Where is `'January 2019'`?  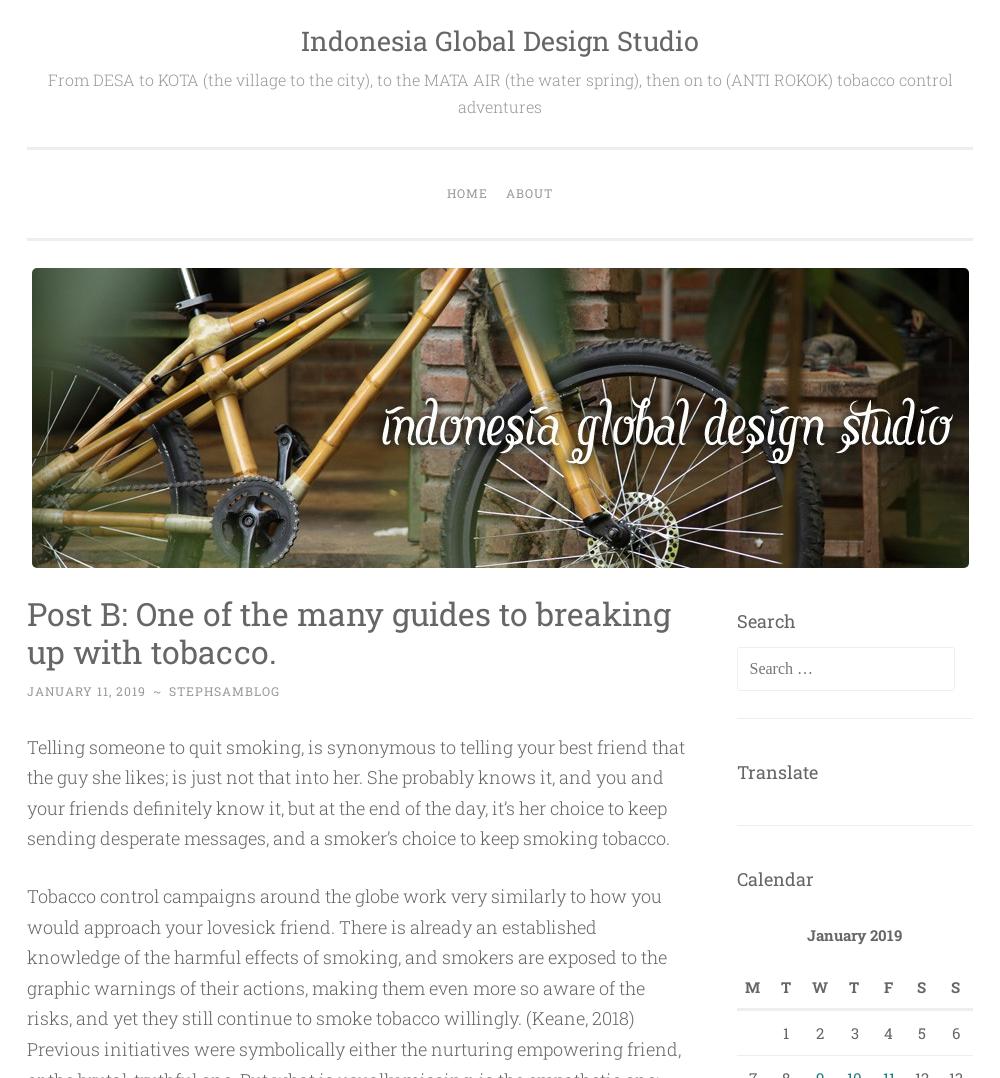 'January 2019' is located at coordinates (853, 932).